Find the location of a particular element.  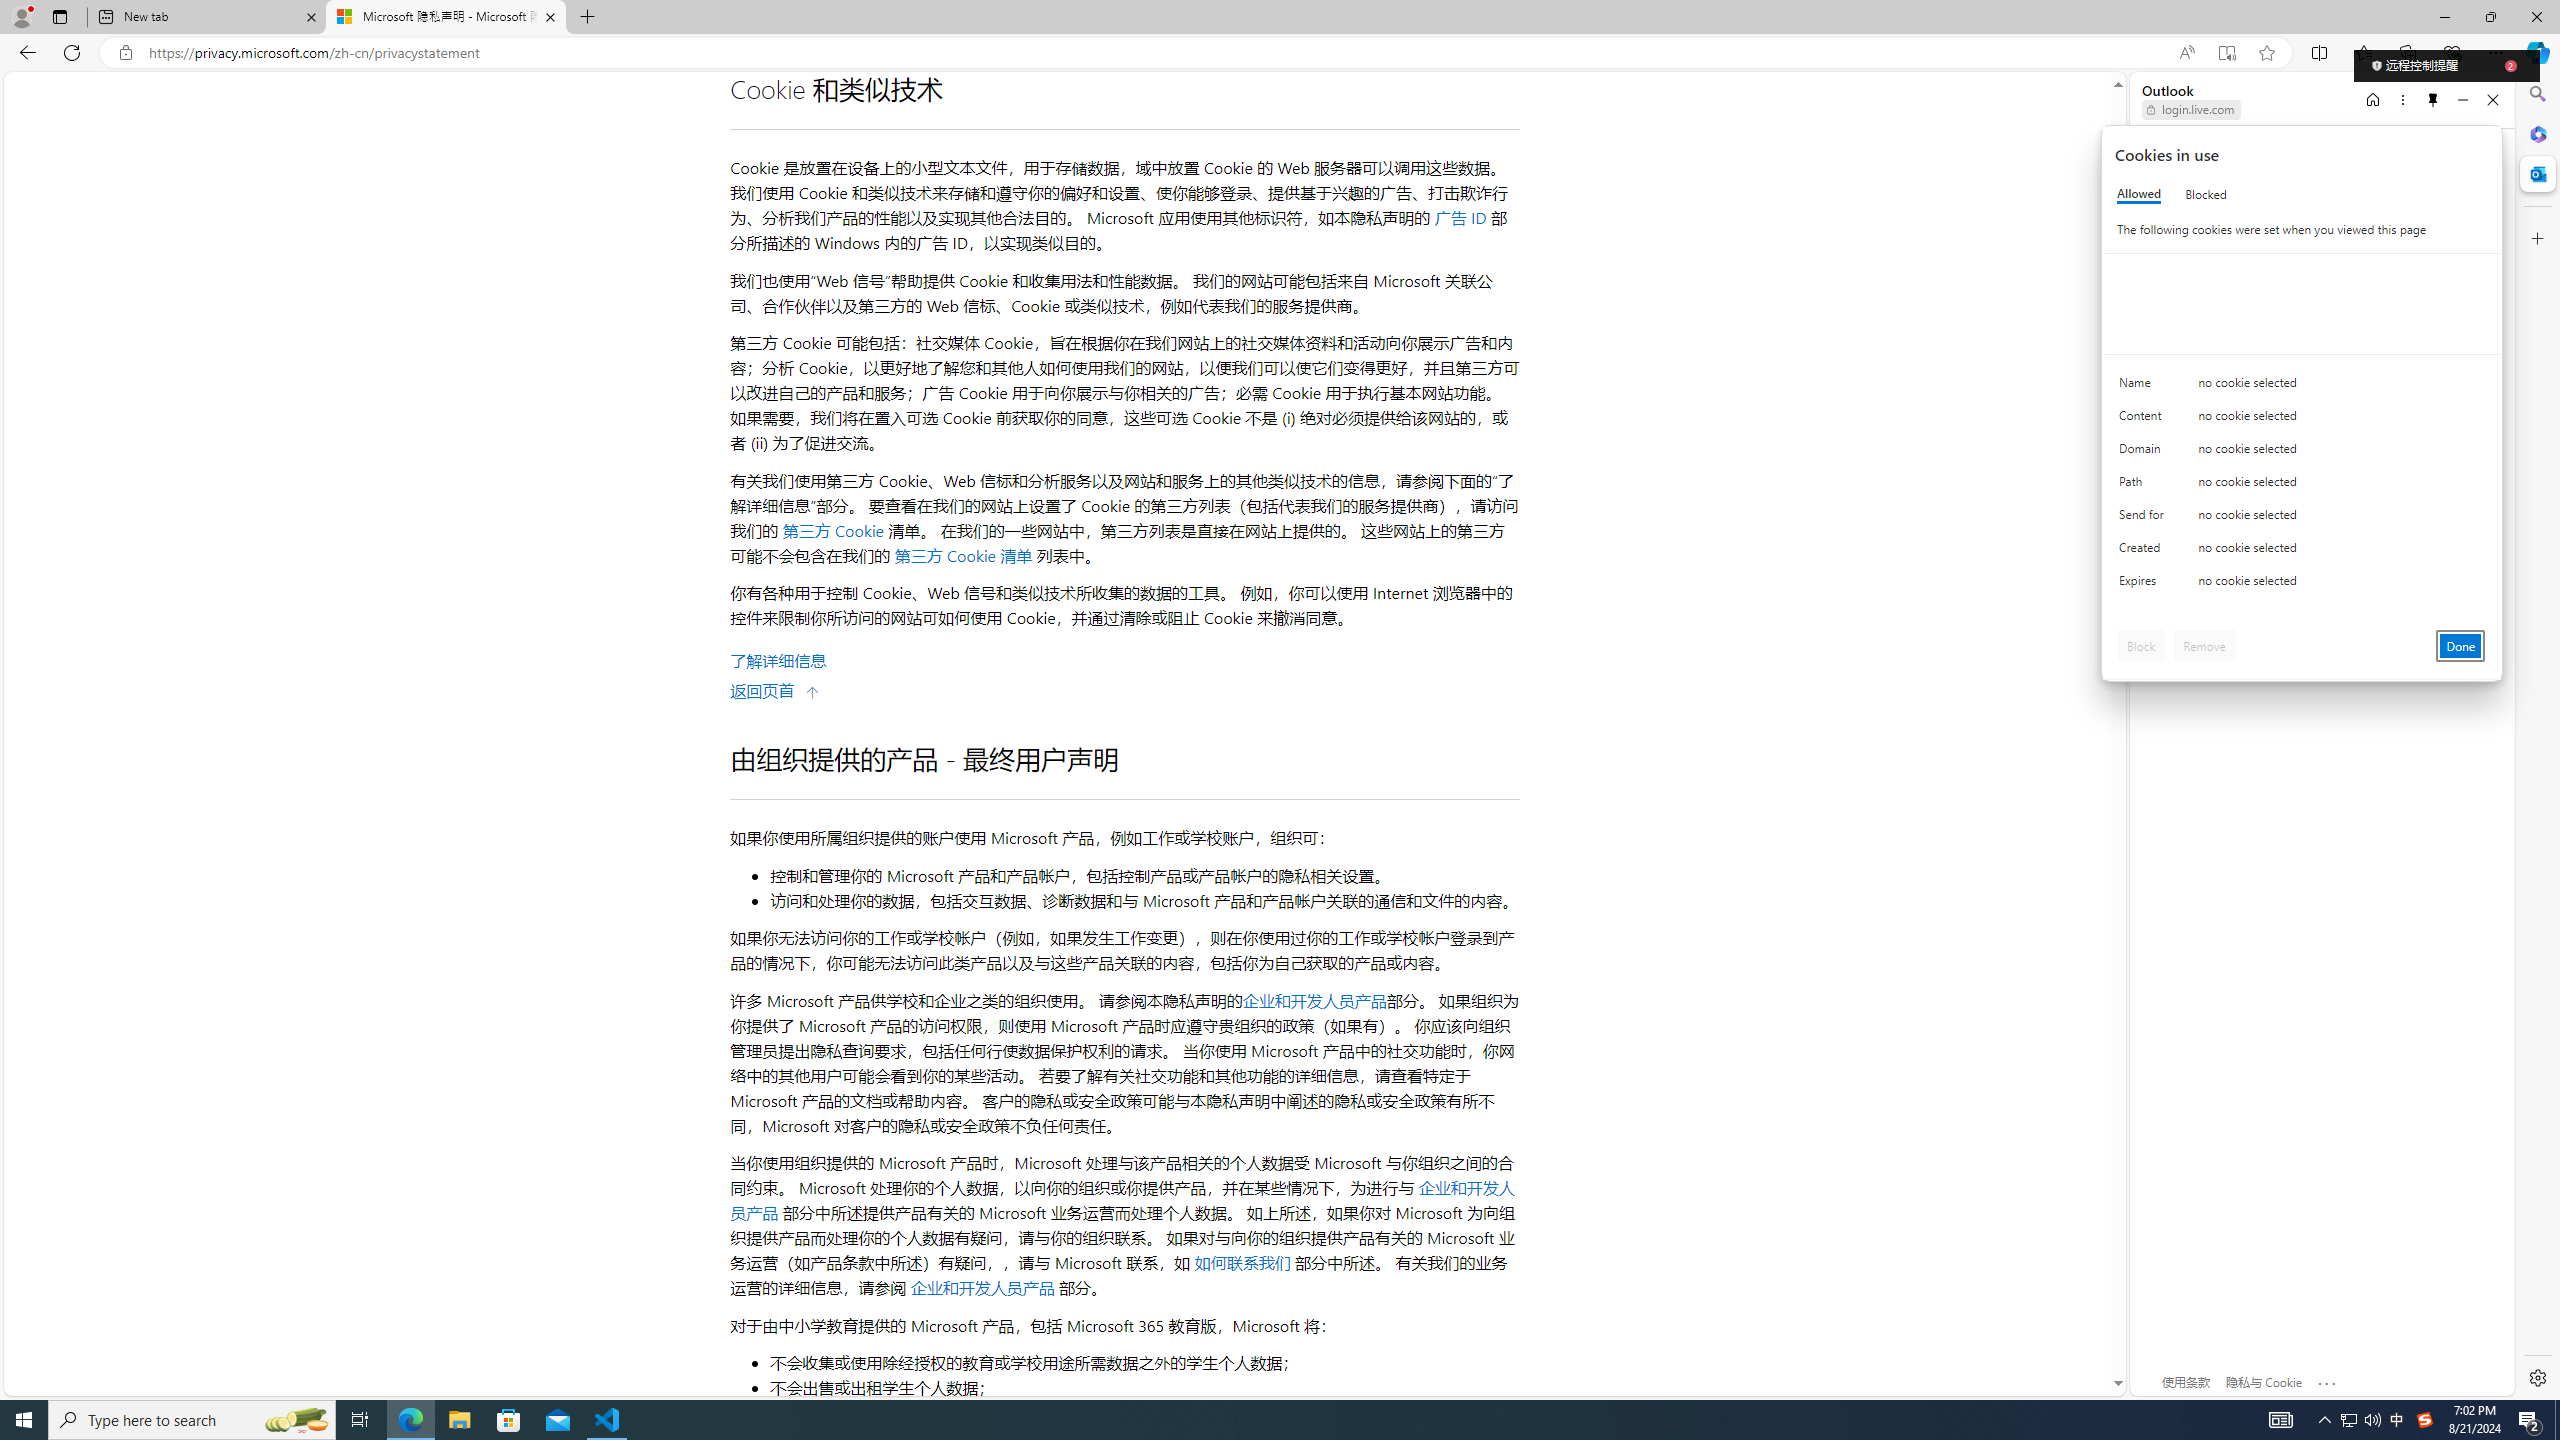

'Done' is located at coordinates (2461, 646).